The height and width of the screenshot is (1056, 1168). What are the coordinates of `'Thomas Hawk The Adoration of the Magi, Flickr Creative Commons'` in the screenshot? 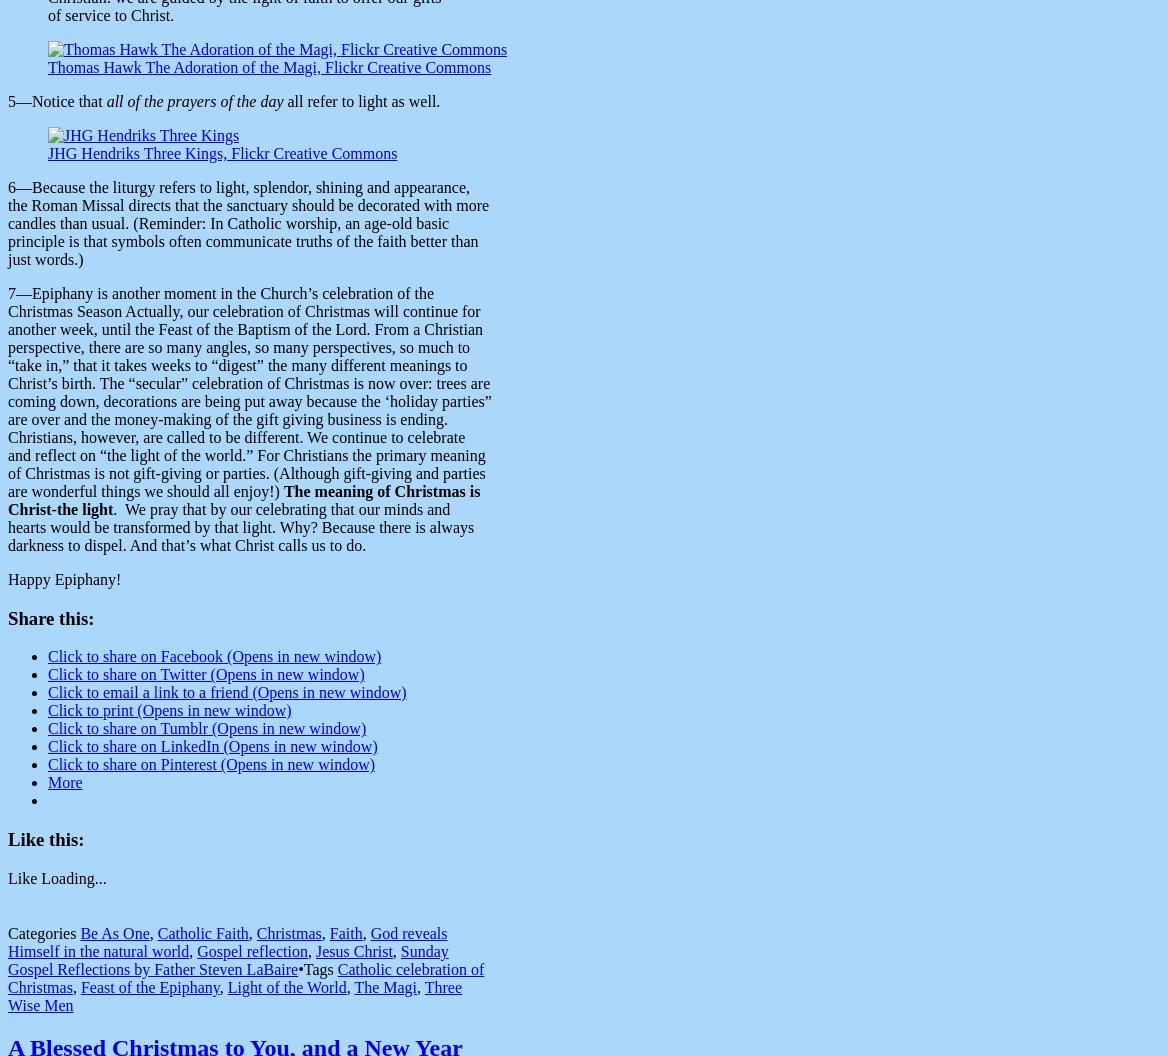 It's located at (48, 66).